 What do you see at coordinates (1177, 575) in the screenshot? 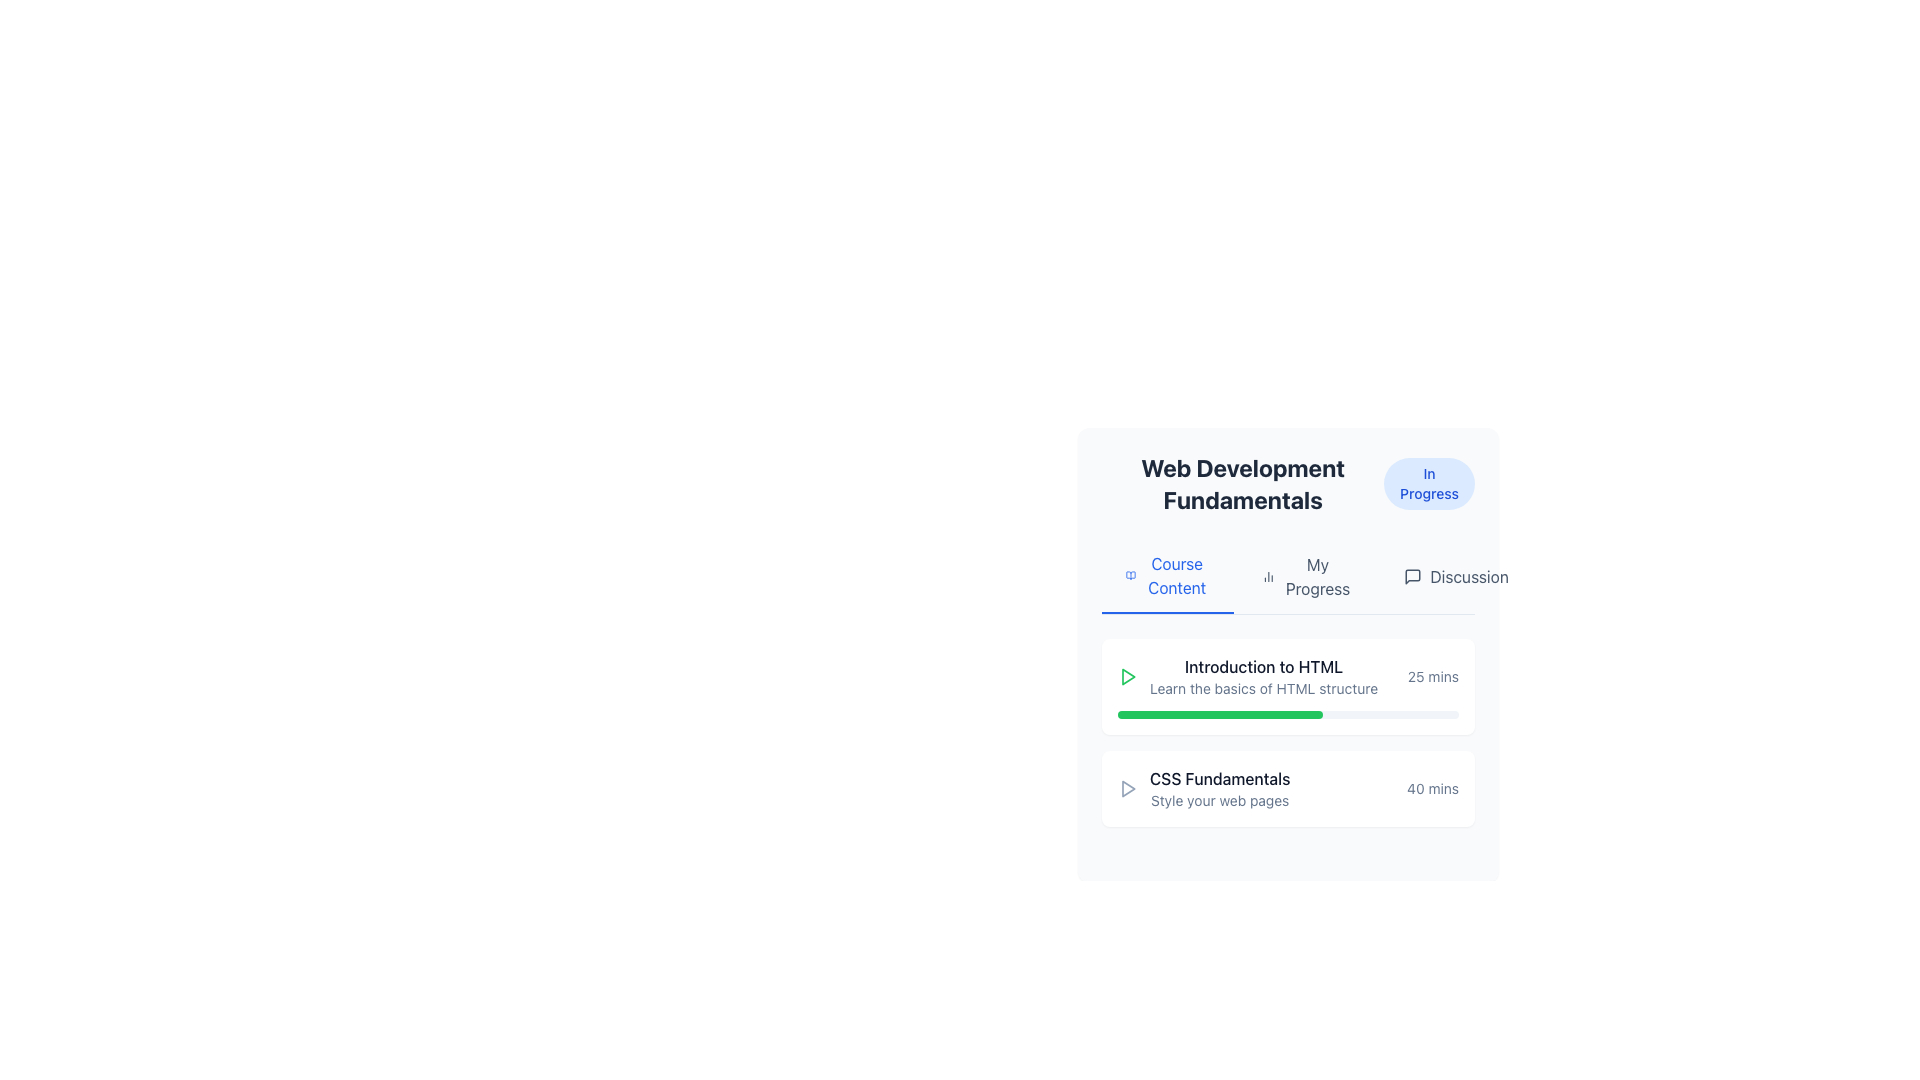
I see `the navigational text label on the left side of the course detail section` at bounding box center [1177, 575].